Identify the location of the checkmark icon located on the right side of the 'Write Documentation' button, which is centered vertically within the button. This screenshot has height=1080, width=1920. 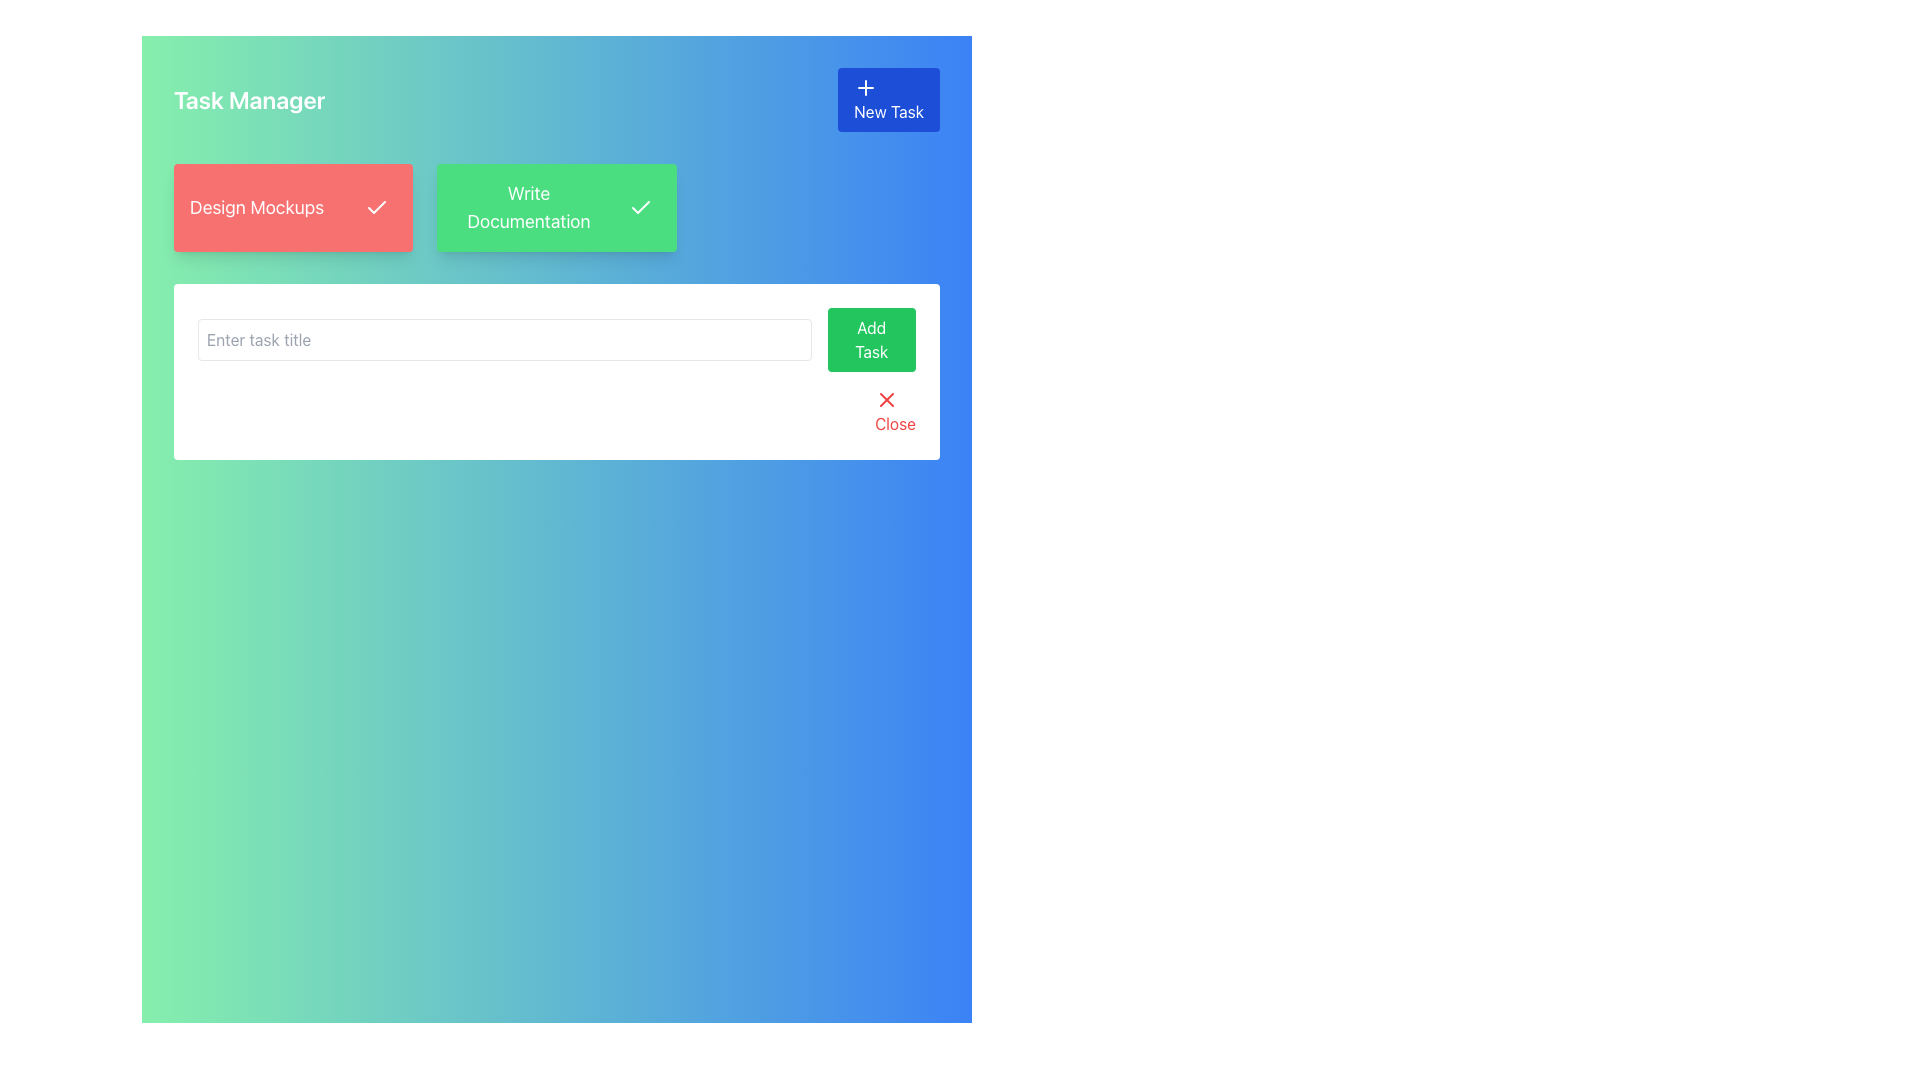
(640, 207).